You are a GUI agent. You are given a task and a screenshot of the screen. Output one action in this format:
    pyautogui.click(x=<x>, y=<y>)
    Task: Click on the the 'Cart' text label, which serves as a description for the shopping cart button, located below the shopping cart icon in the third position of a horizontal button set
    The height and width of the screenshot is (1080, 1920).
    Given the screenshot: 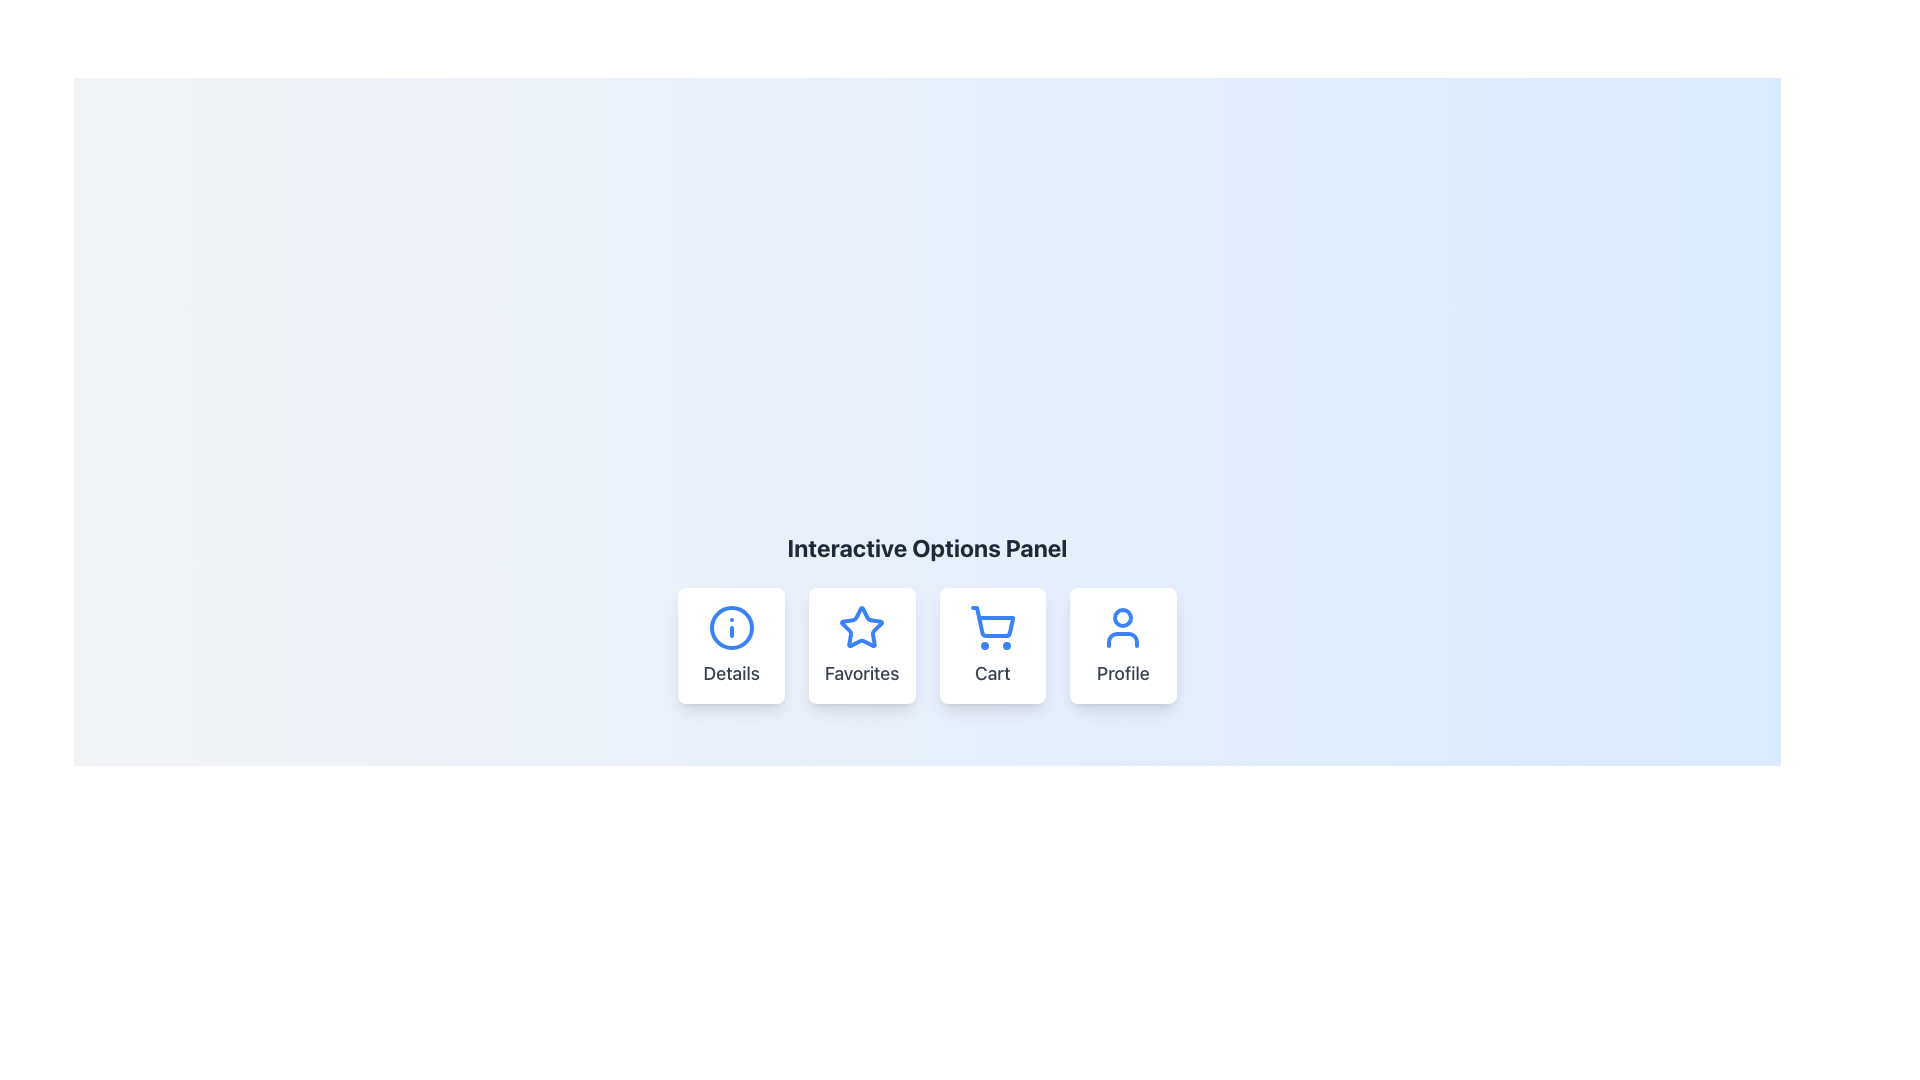 What is the action you would take?
    pyautogui.click(x=992, y=674)
    